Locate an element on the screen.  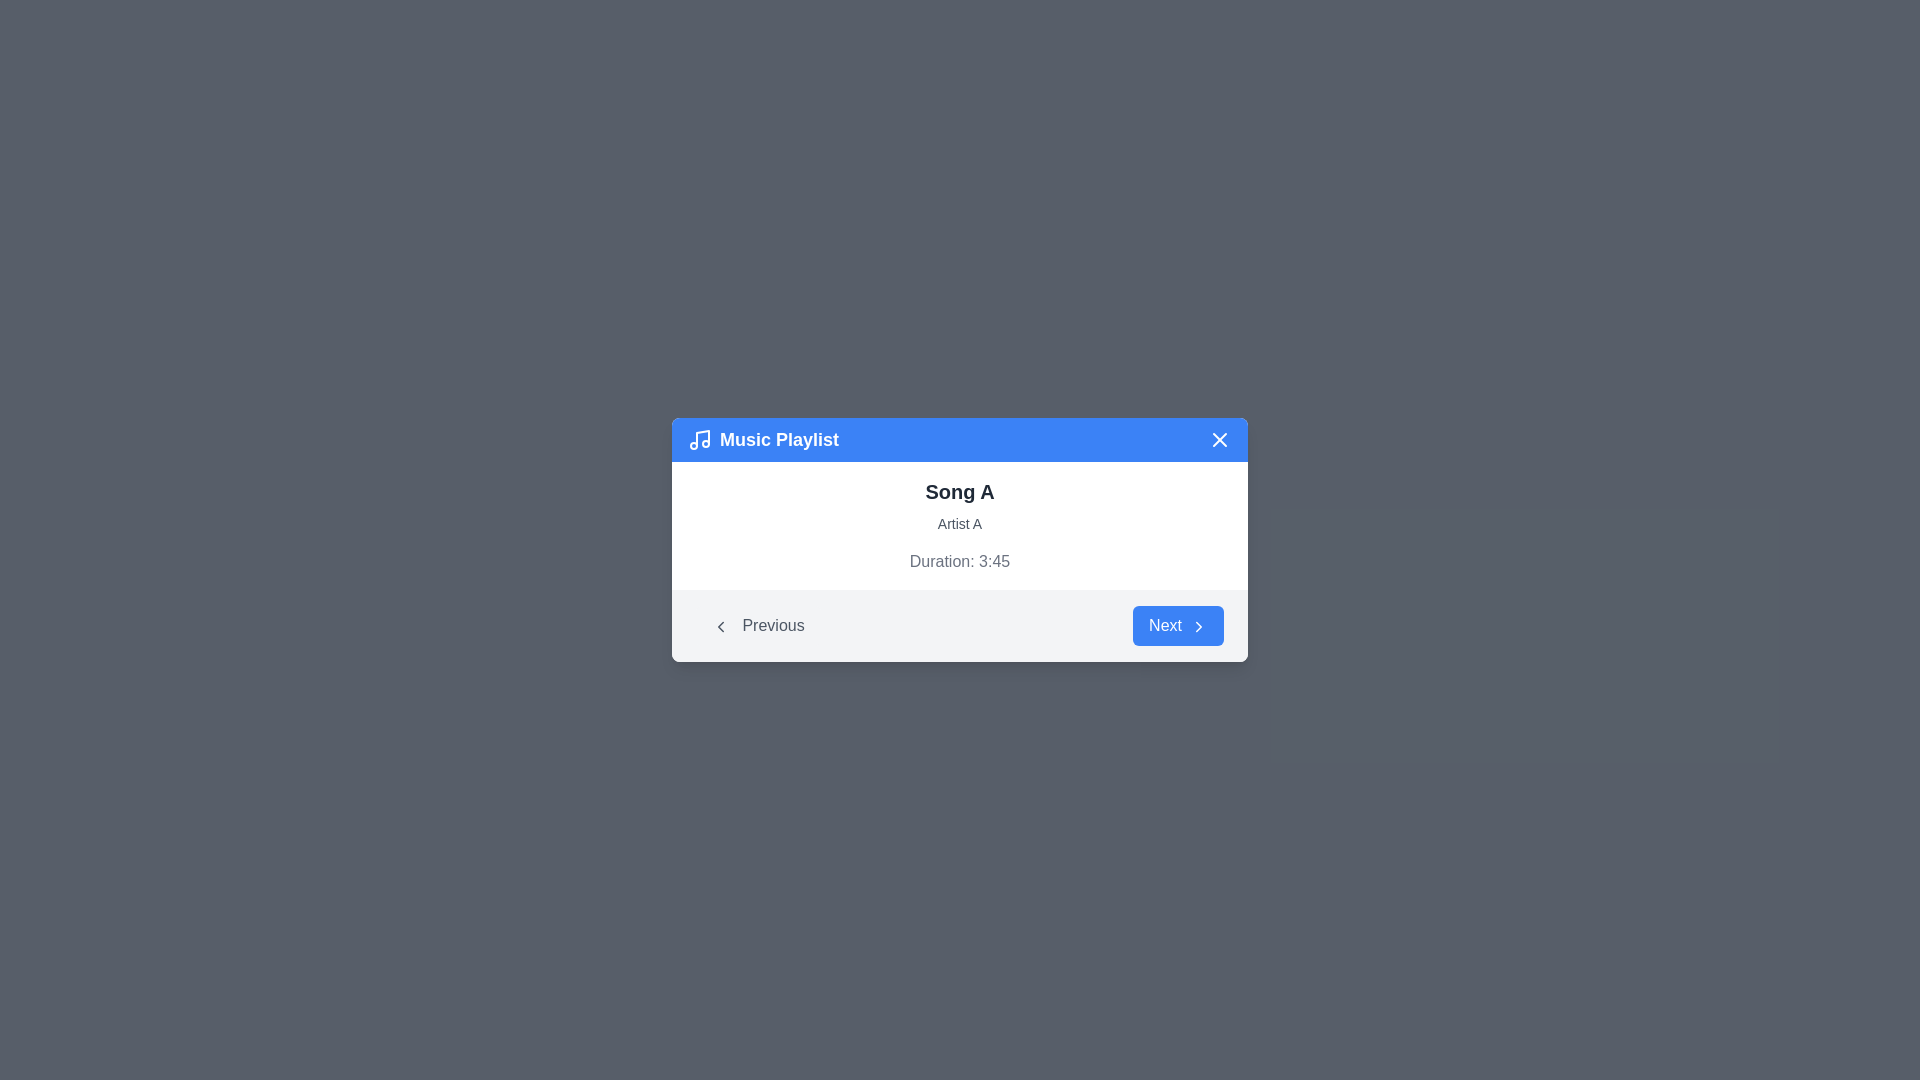
the 'Next' button, which is a bright blue rectangular button with rounded corners and features the text 'Next' in bold white font, located at the bottom-right corner of the modal window is located at coordinates (1178, 624).